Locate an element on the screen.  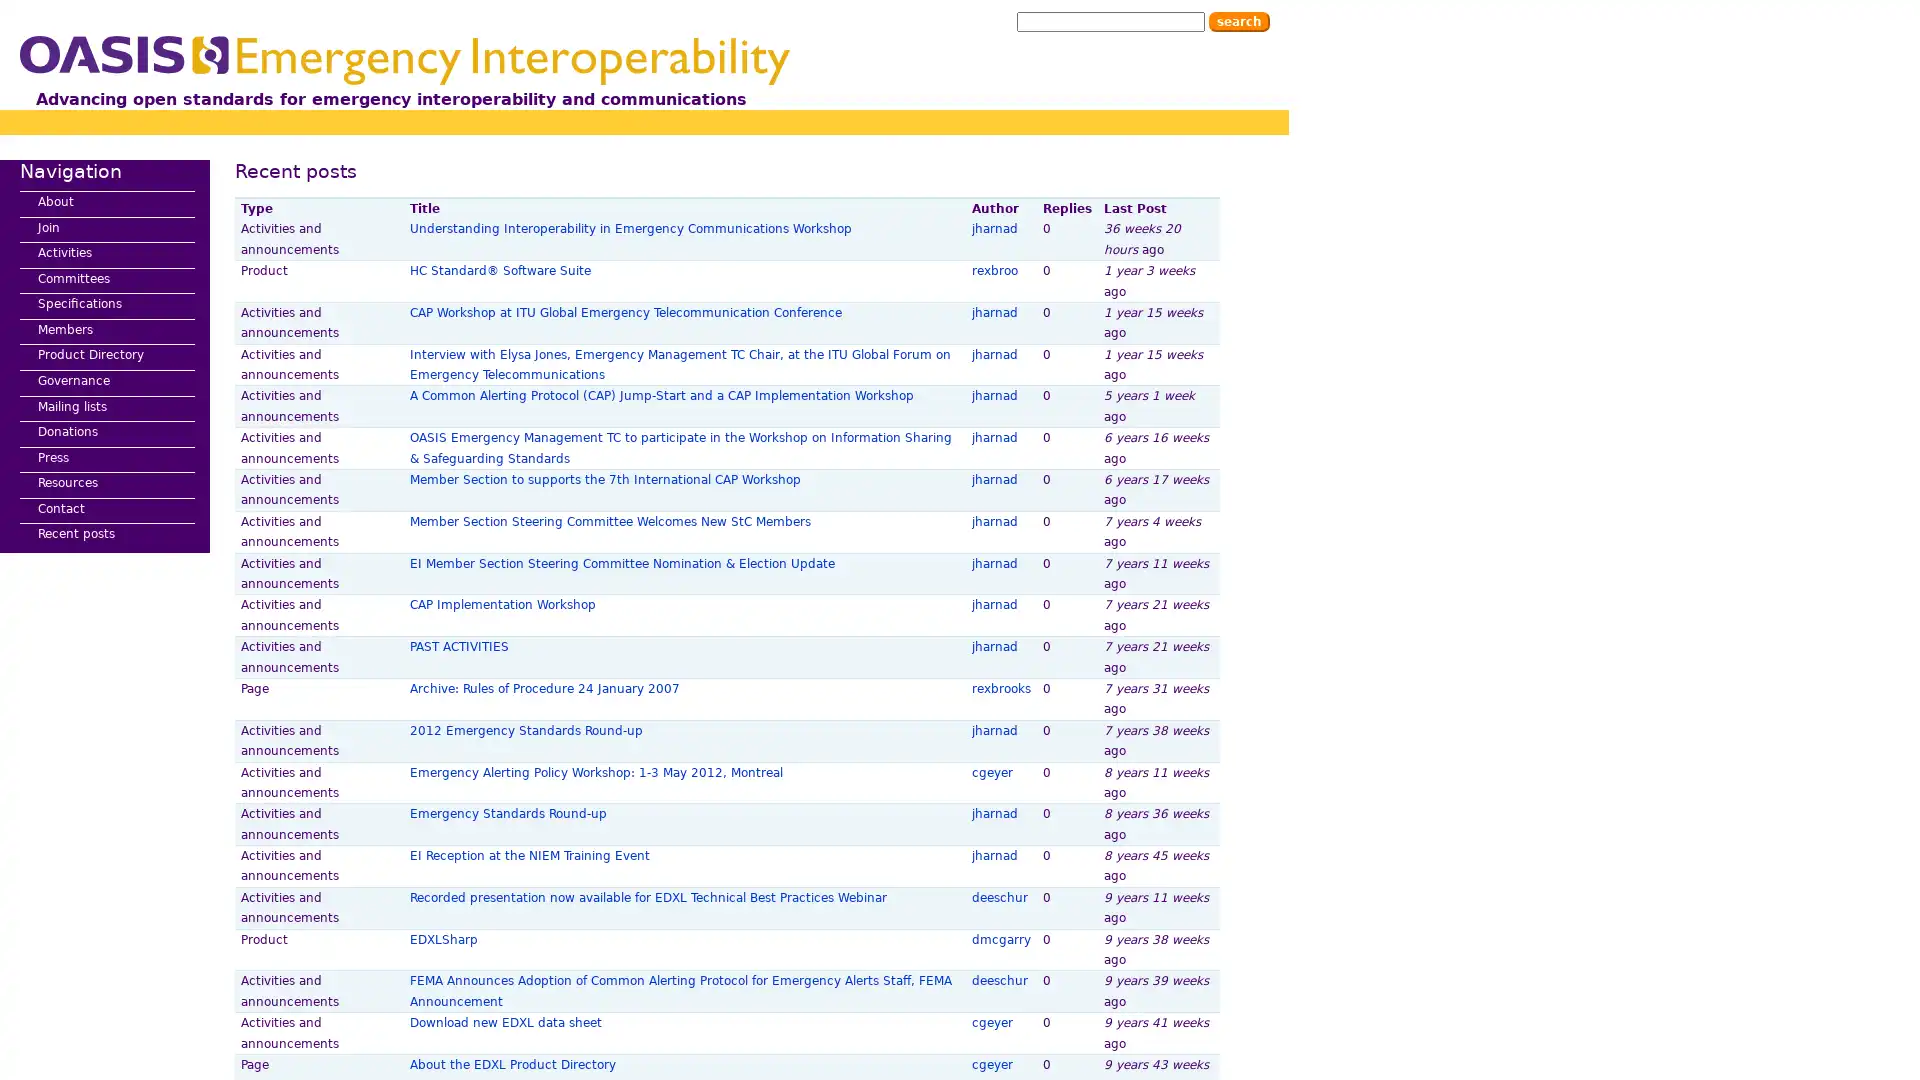
Search is located at coordinates (1238, 22).